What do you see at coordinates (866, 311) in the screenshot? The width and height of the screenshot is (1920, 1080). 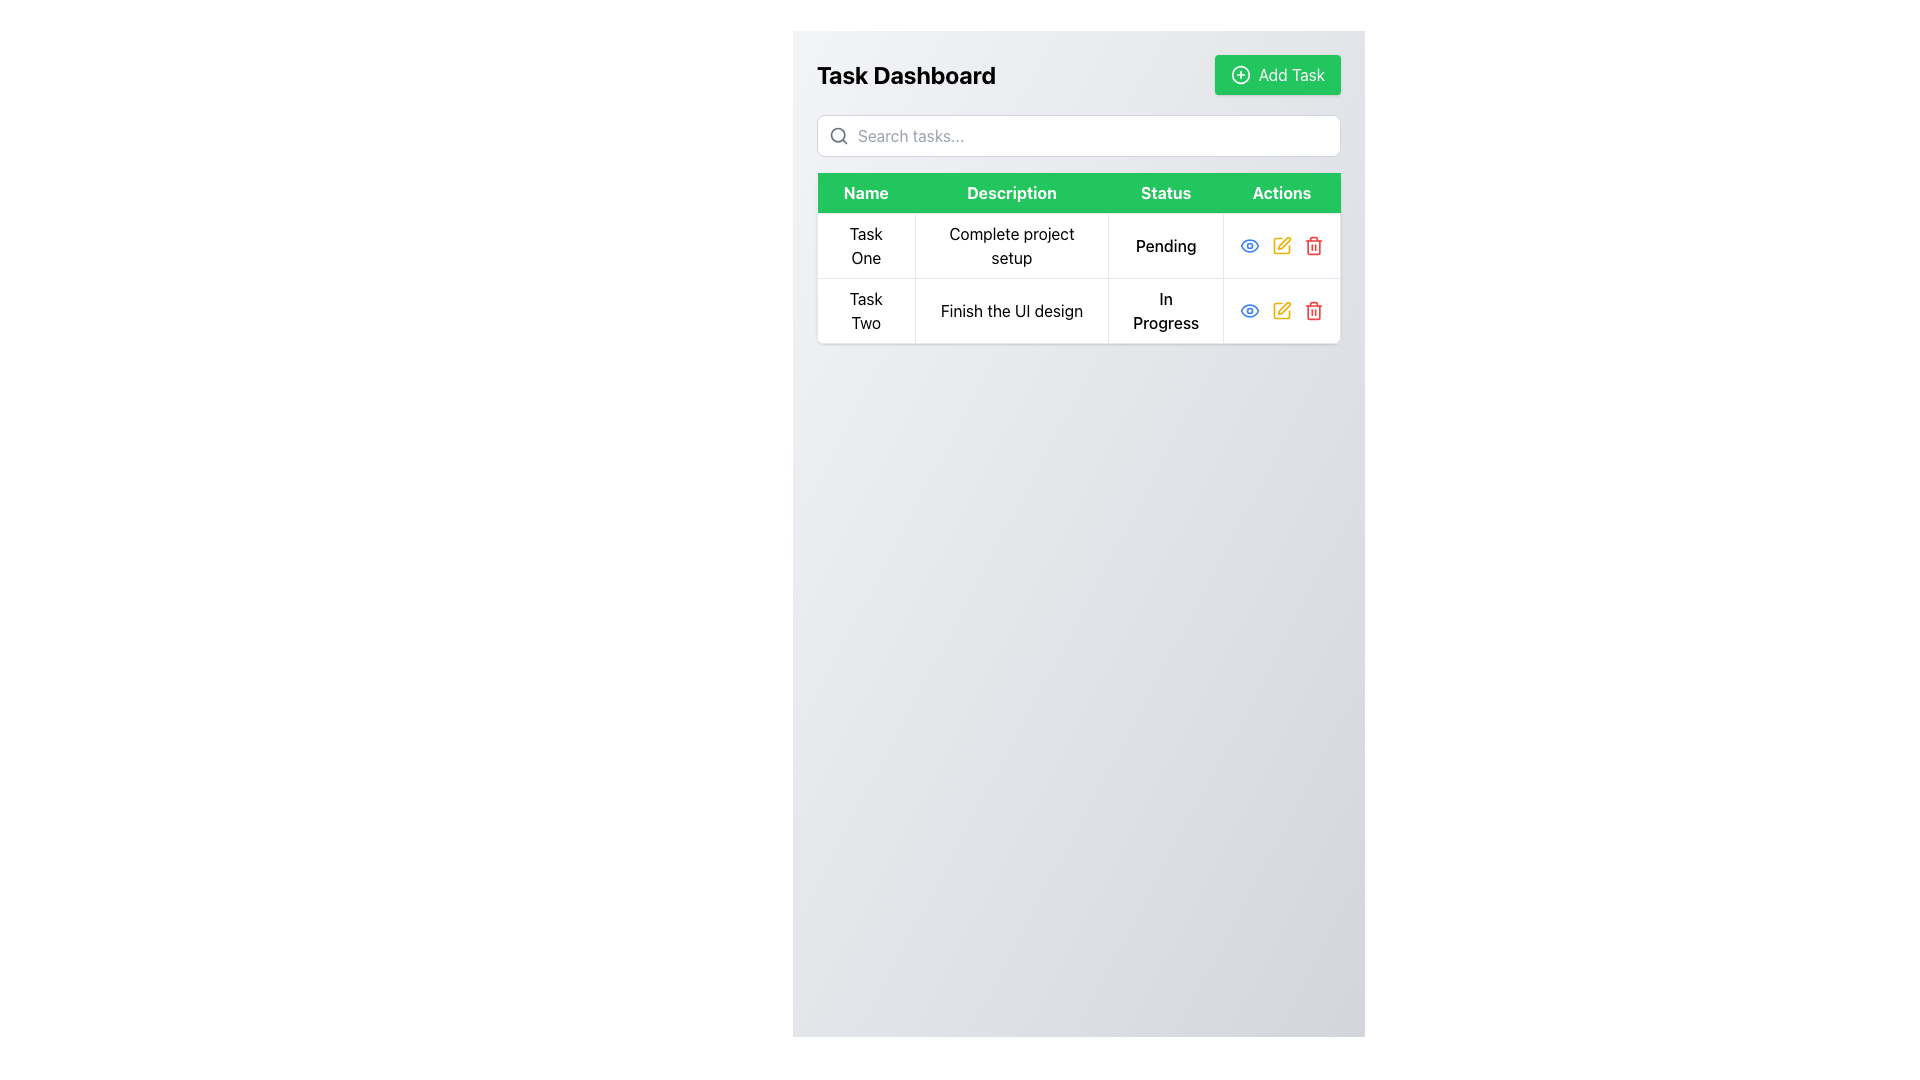 I see `the static text label that displays 'Task Two', which is located in the second row of the table under the 'Name' column` at bounding box center [866, 311].